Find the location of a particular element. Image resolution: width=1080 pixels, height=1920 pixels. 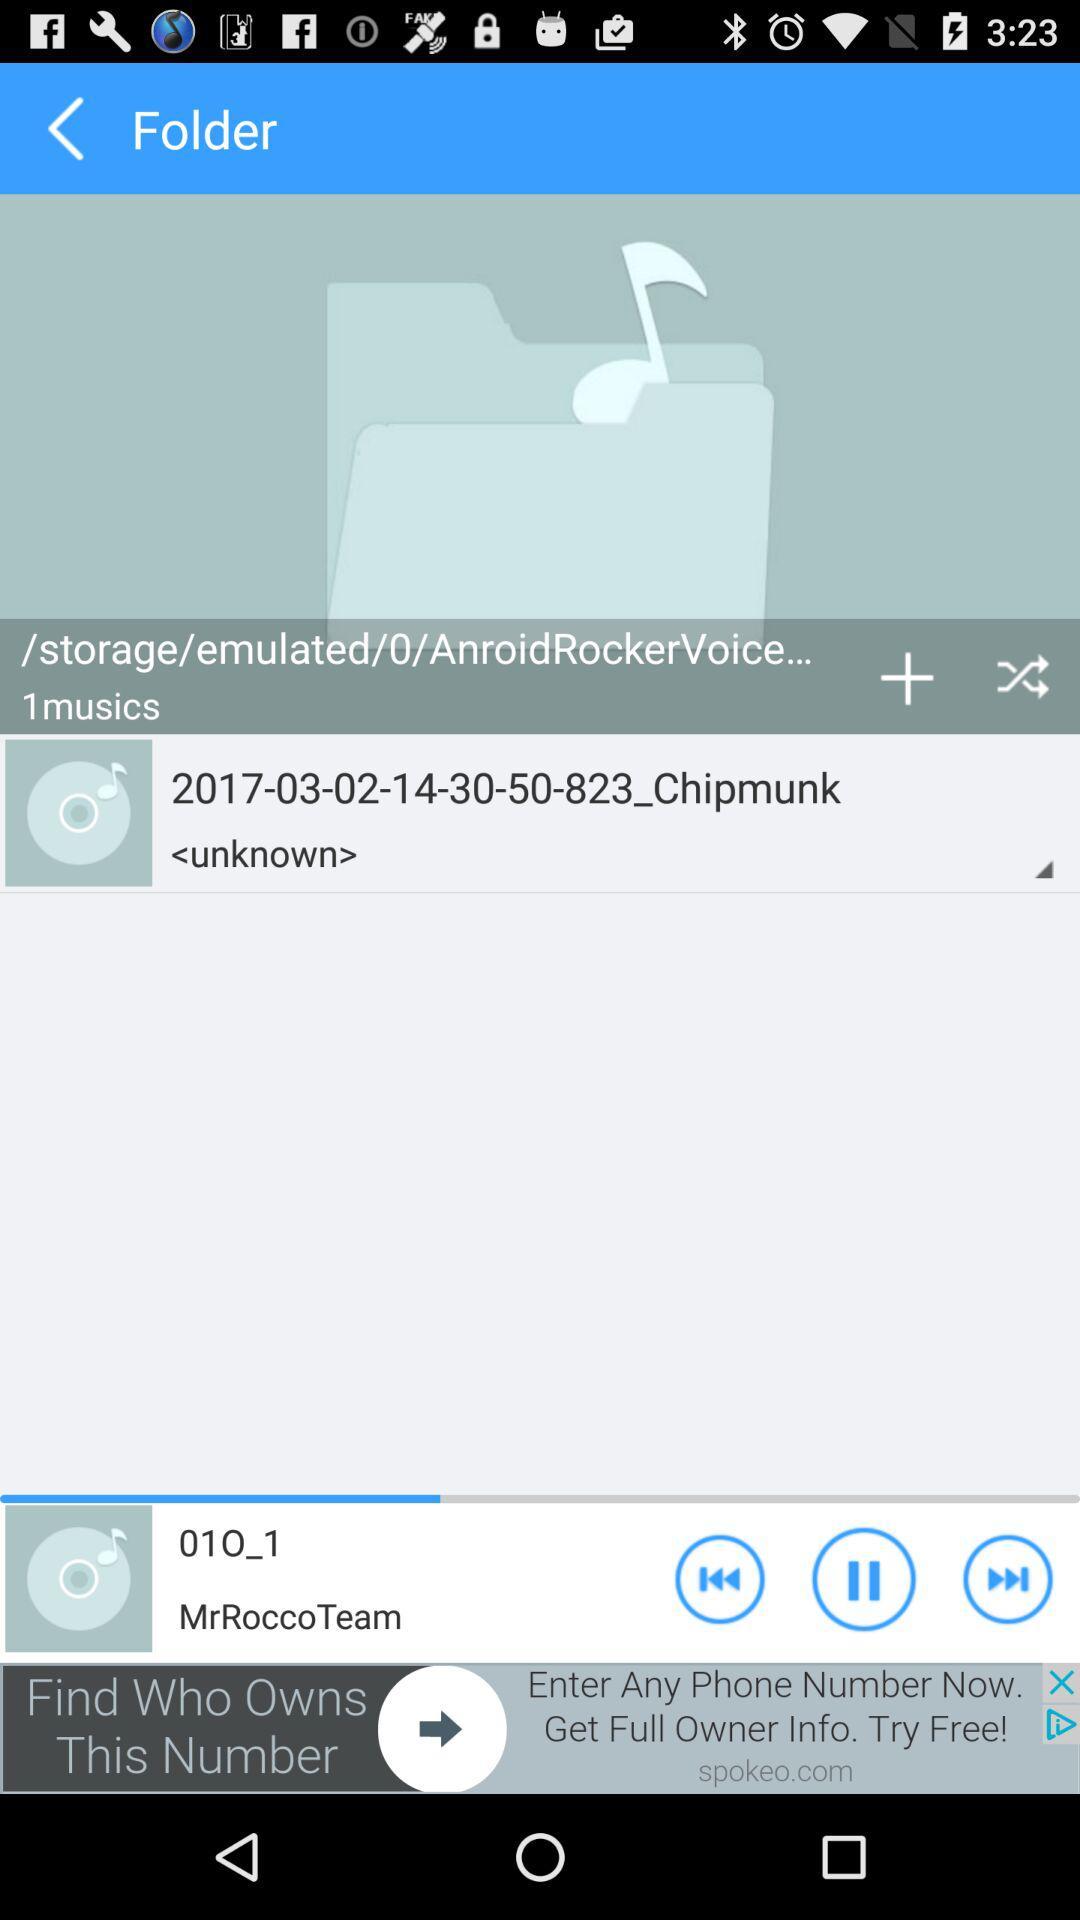

to find owner of the phone number name advertisement is located at coordinates (540, 1727).